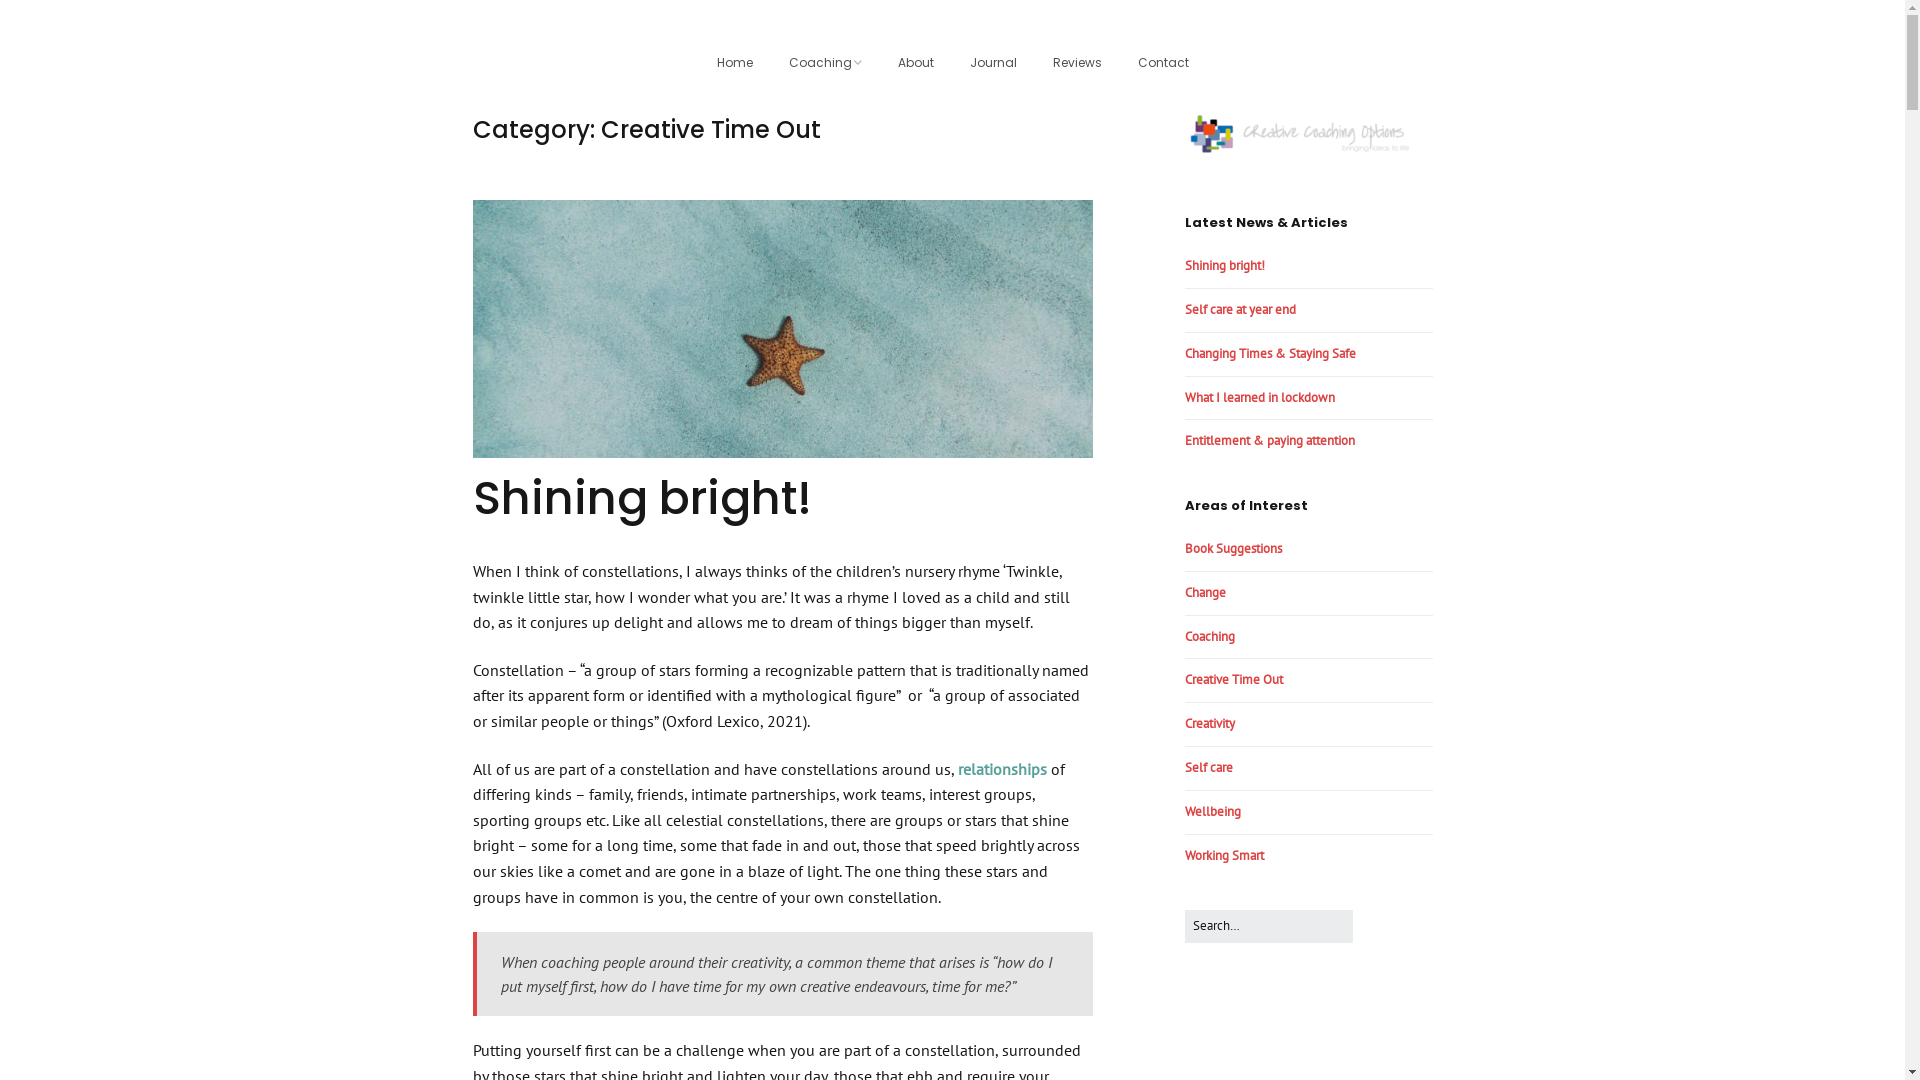  What do you see at coordinates (1222, 855) in the screenshot?
I see `'Working Smart'` at bounding box center [1222, 855].